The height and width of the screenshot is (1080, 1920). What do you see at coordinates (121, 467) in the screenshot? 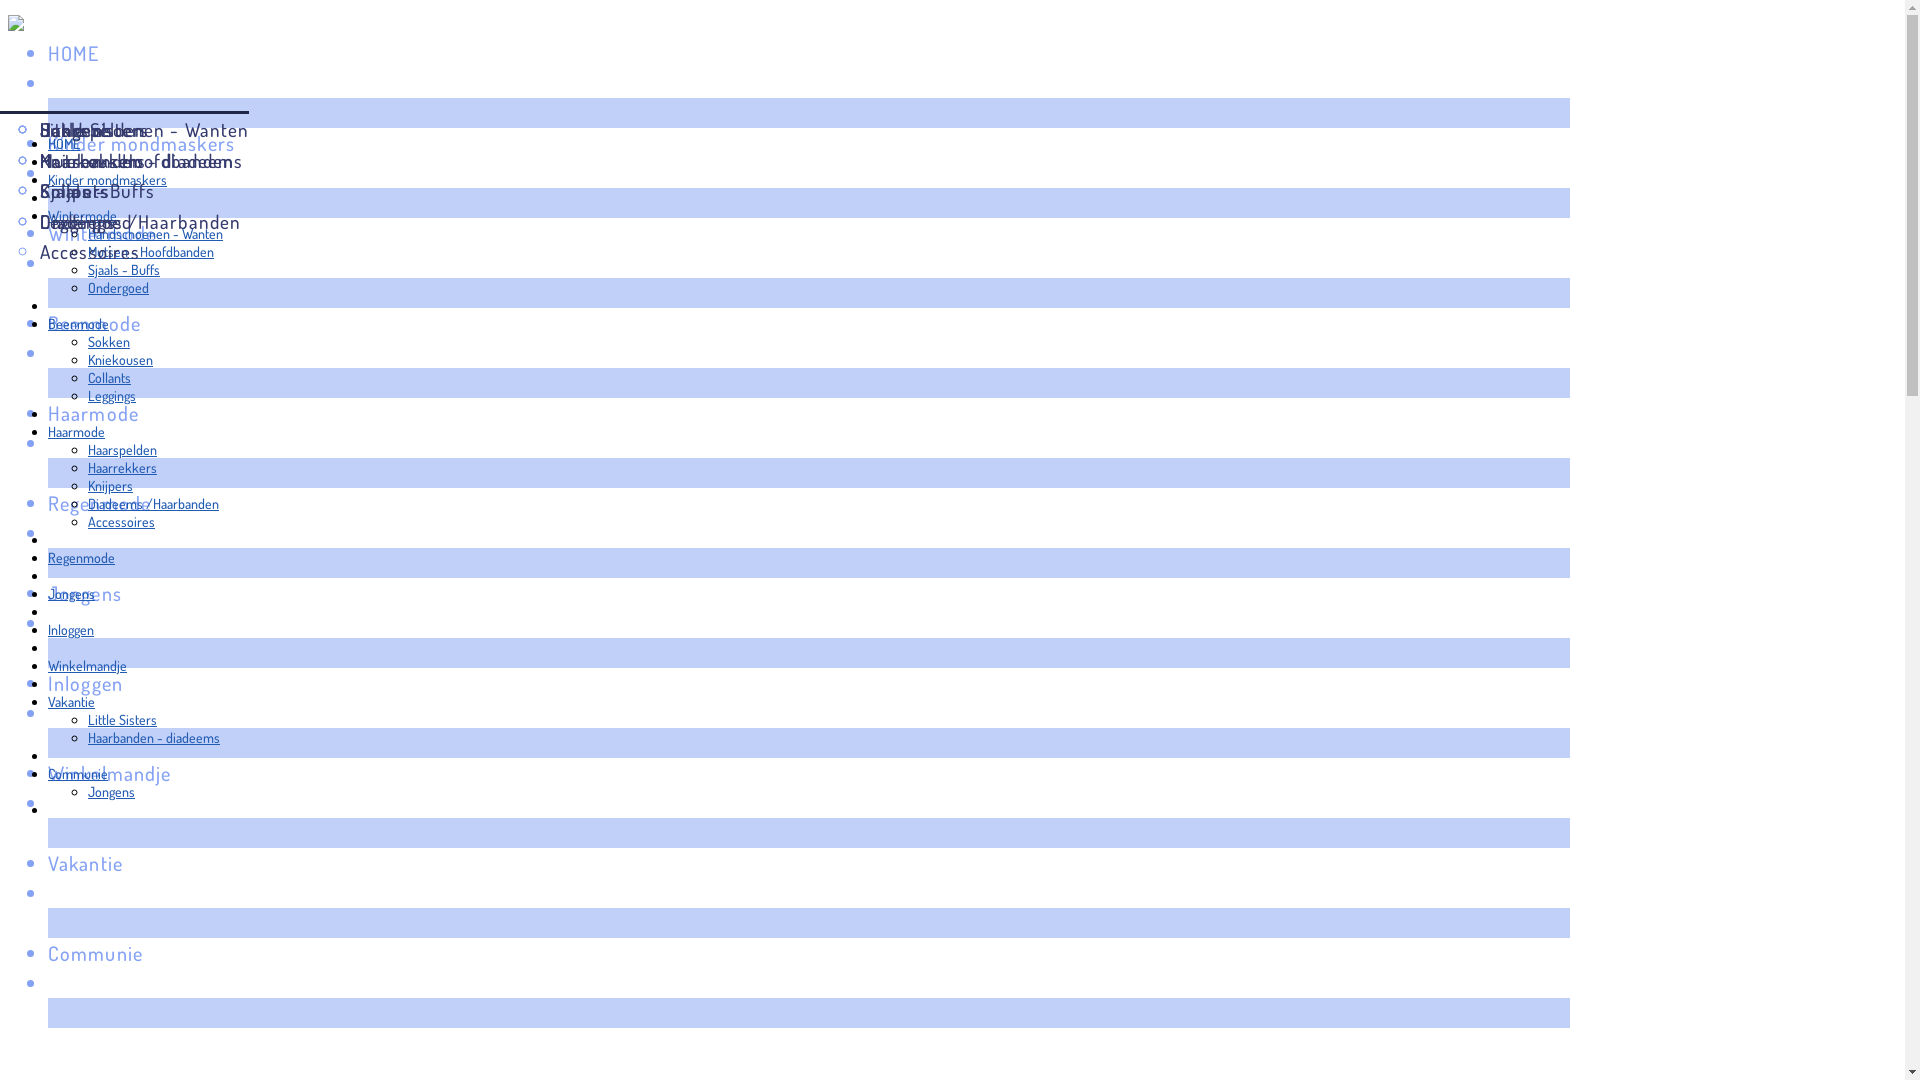
I see `'Haarrekkers'` at bounding box center [121, 467].